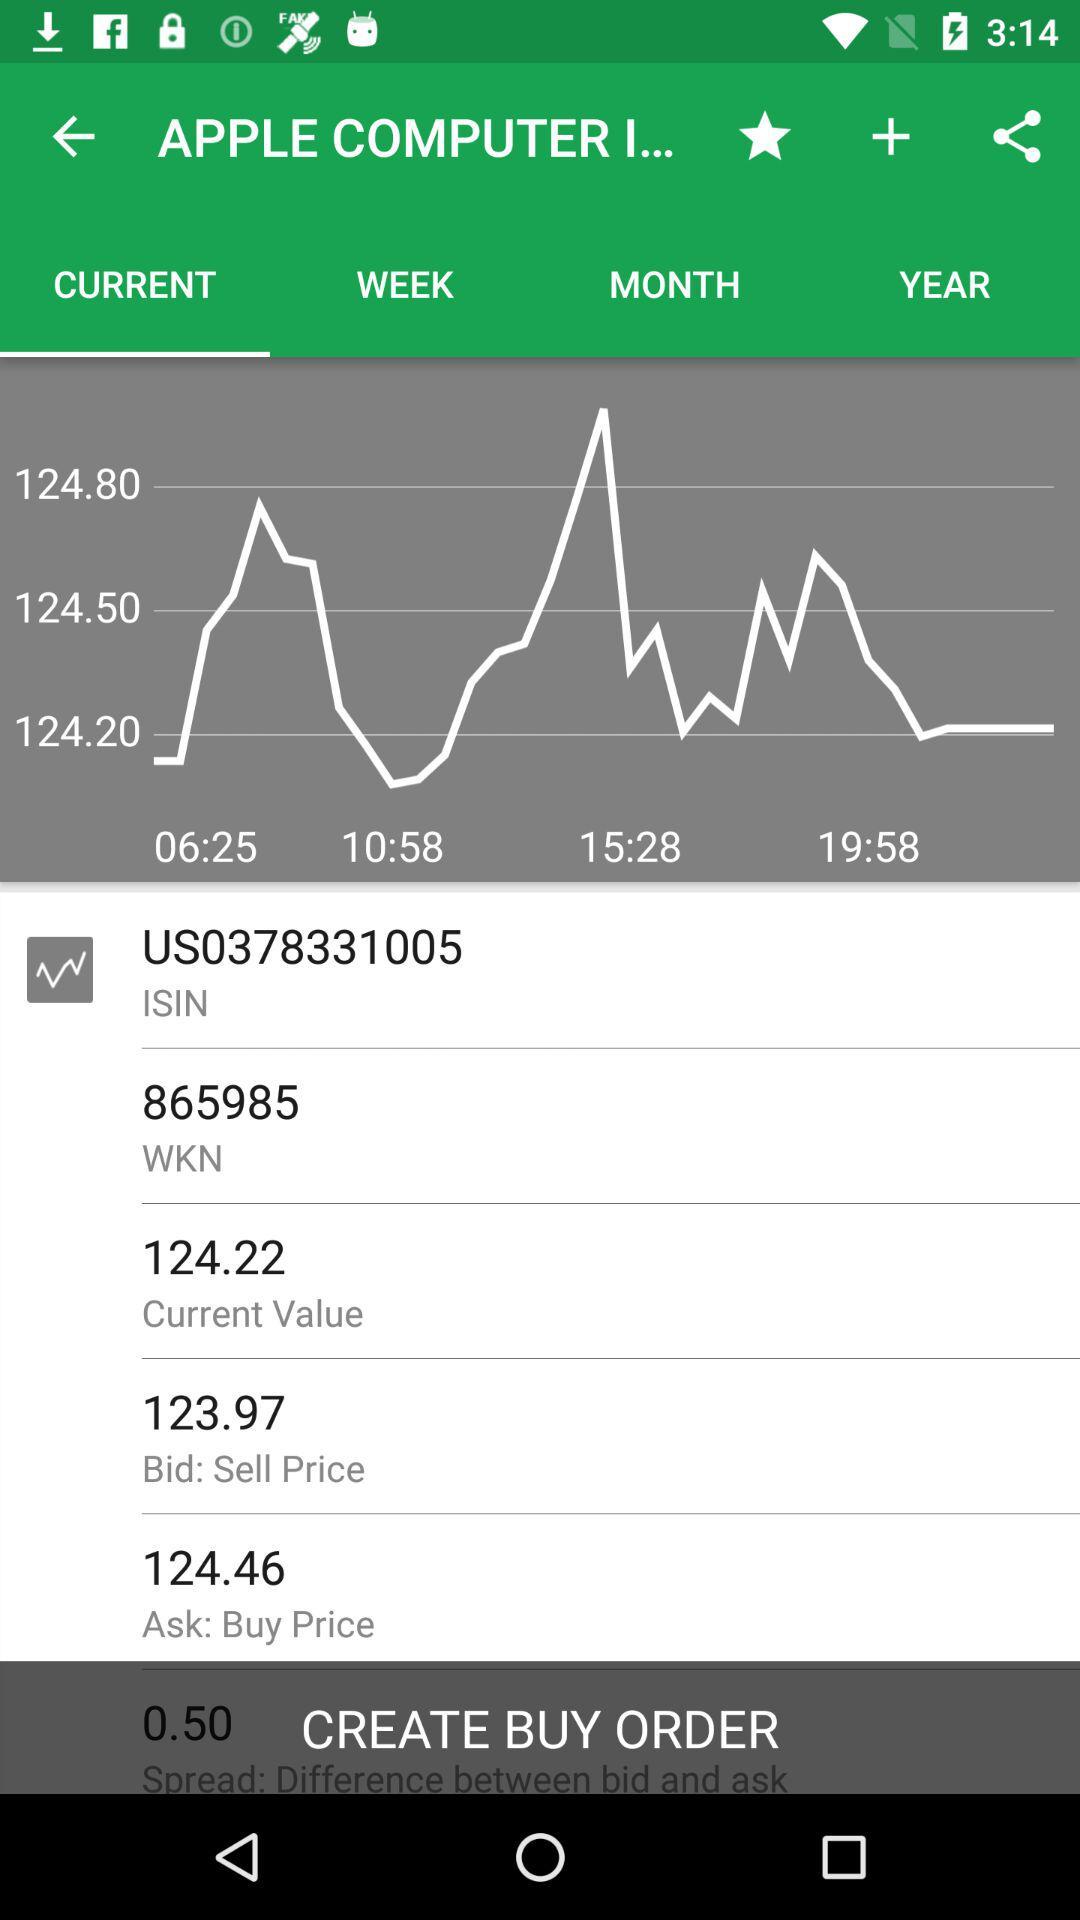 Image resolution: width=1080 pixels, height=1920 pixels. Describe the element at coordinates (72, 135) in the screenshot. I see `the icon to the left of the apple computer inc.` at that location.